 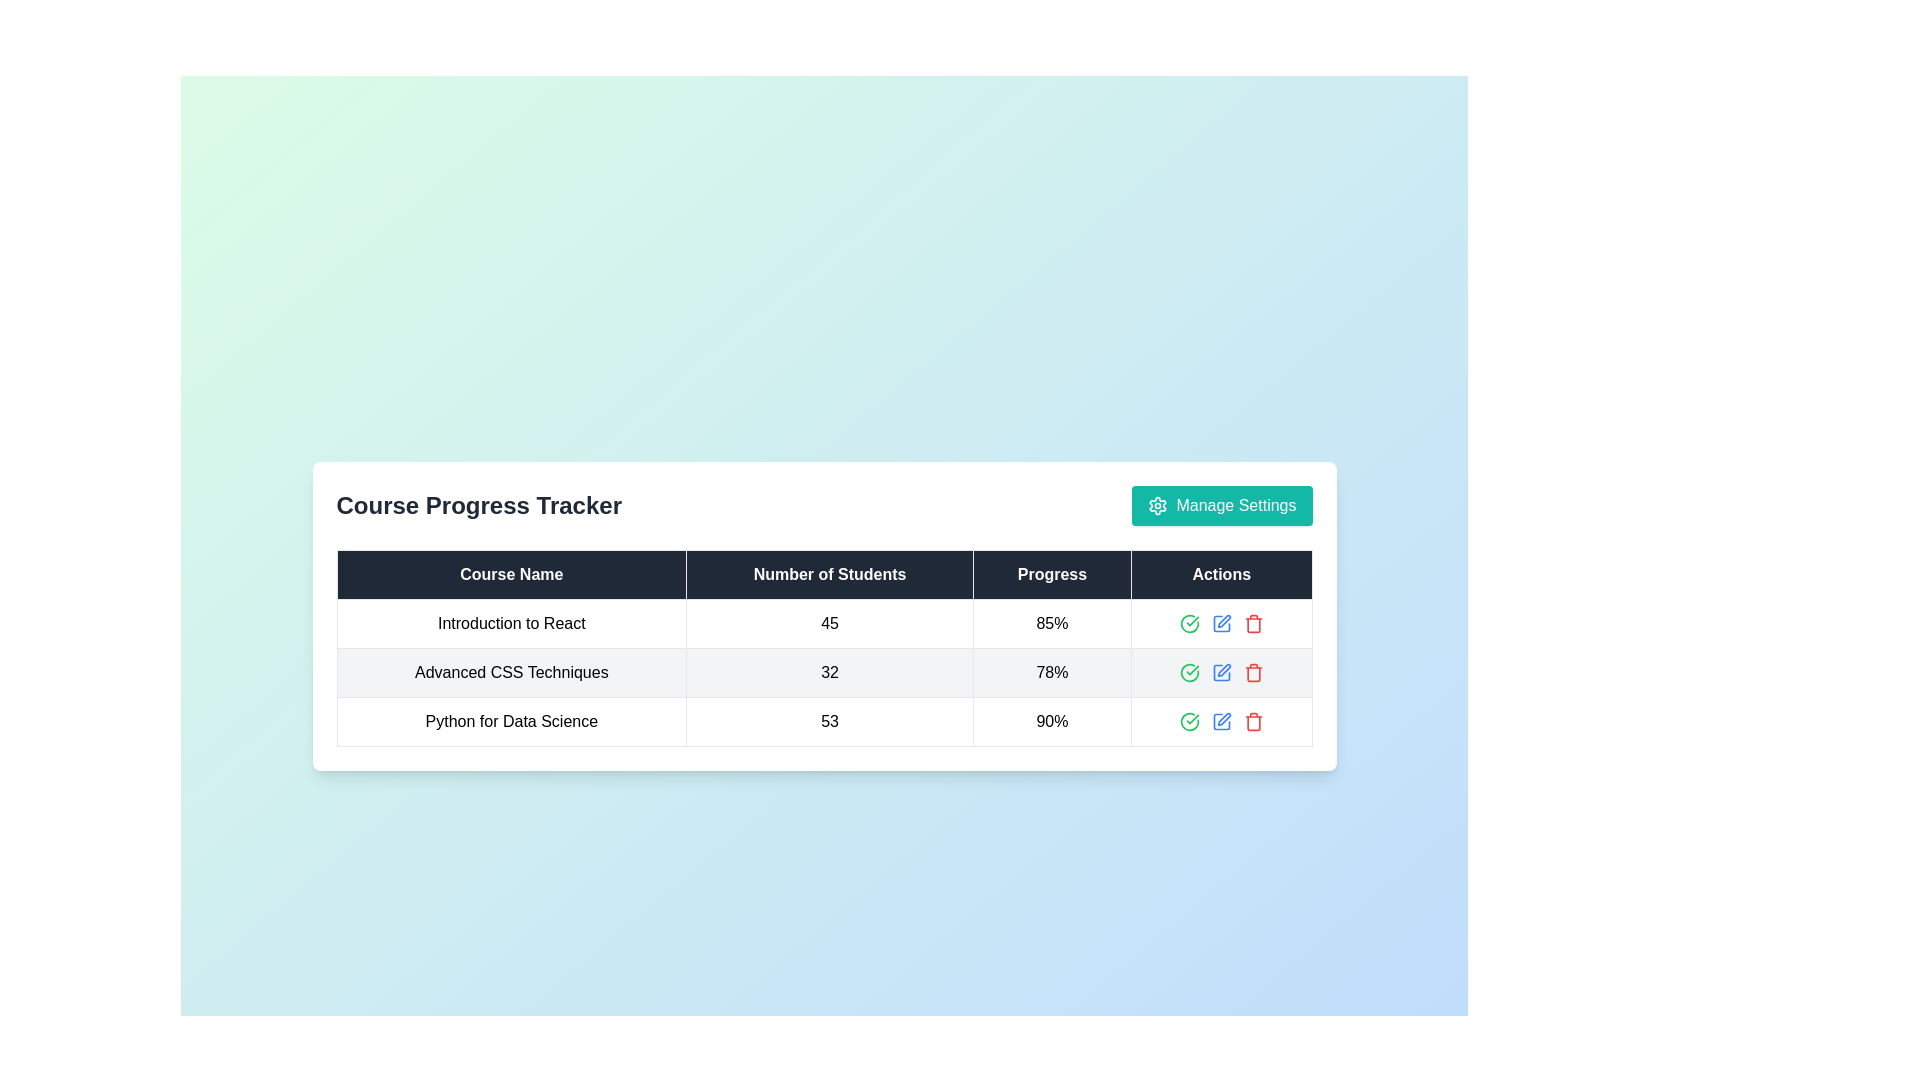 What do you see at coordinates (1189, 721) in the screenshot?
I see `the decorative icon in the 'Actions' column of the last row in the 'Course Progress Tracker' table, which indicates confirmation or selection` at bounding box center [1189, 721].